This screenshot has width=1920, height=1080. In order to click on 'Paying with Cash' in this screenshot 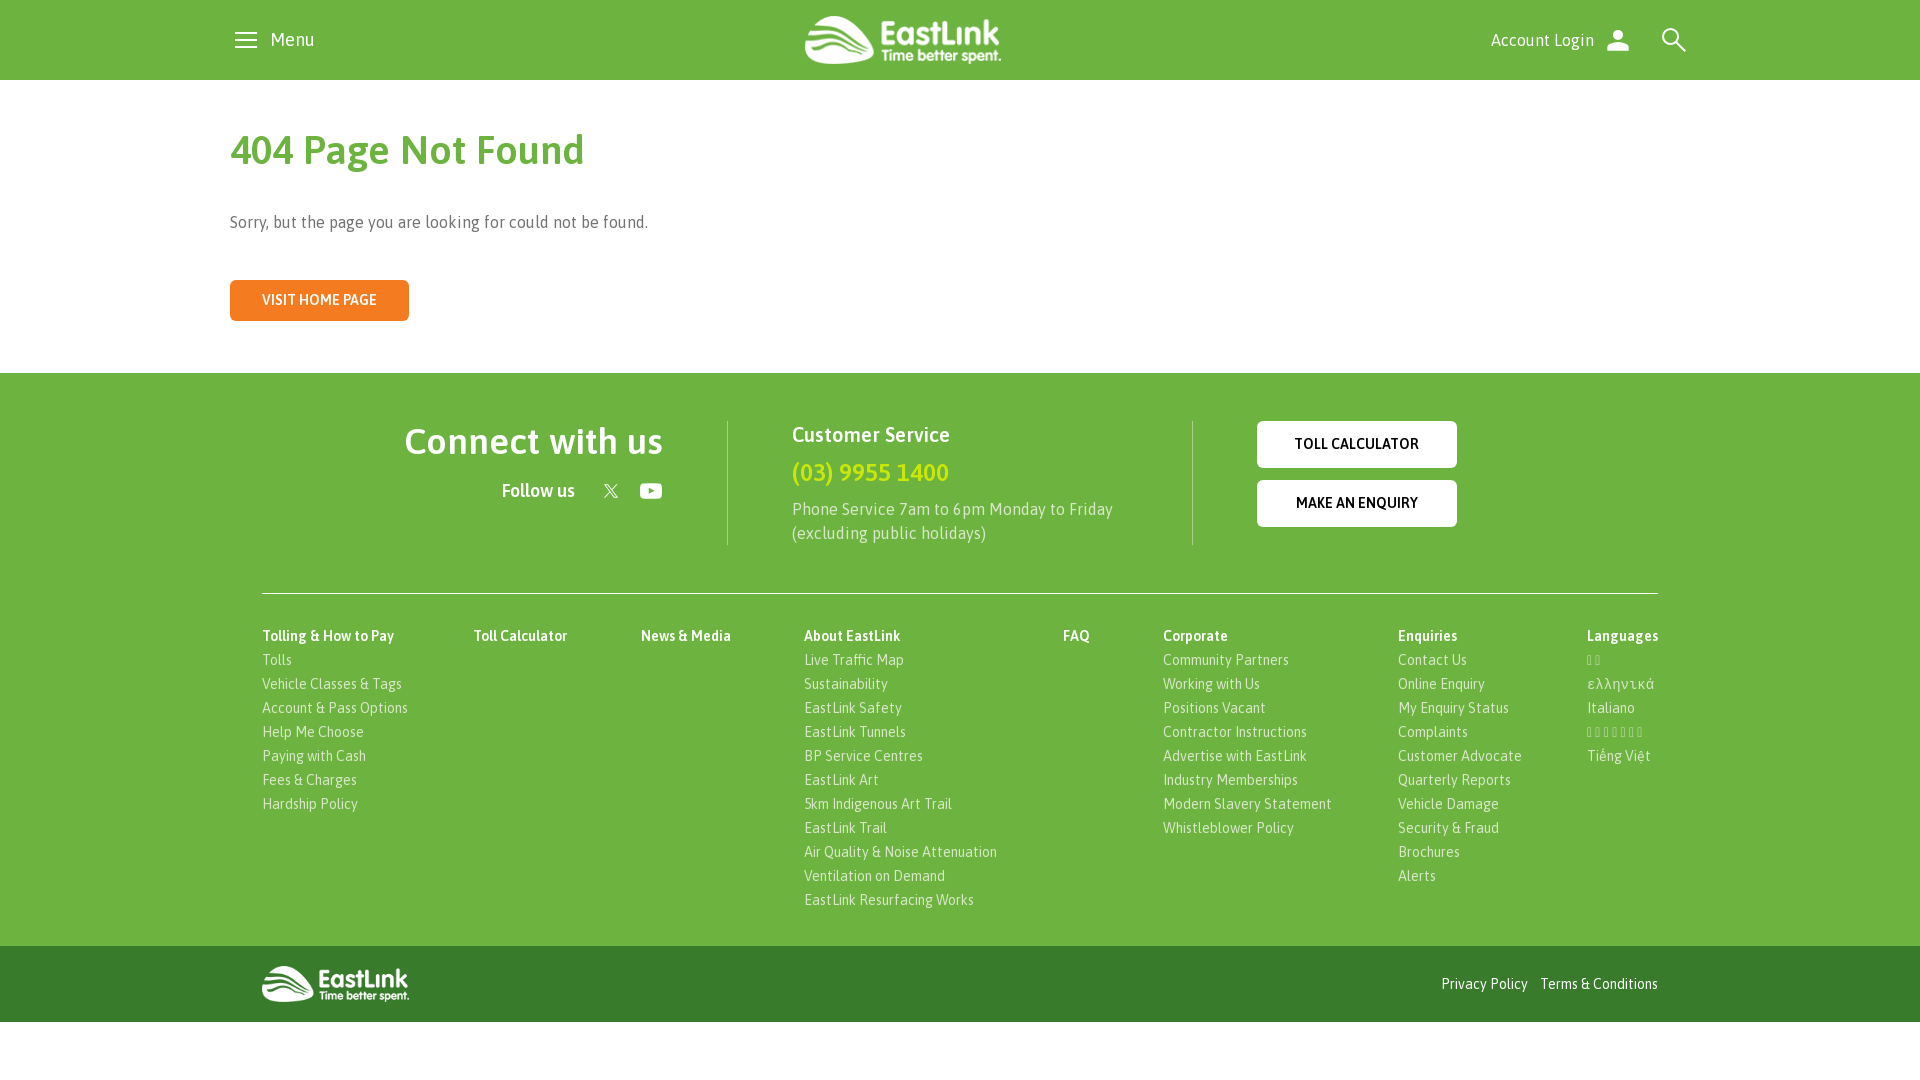, I will do `click(321, 756)`.